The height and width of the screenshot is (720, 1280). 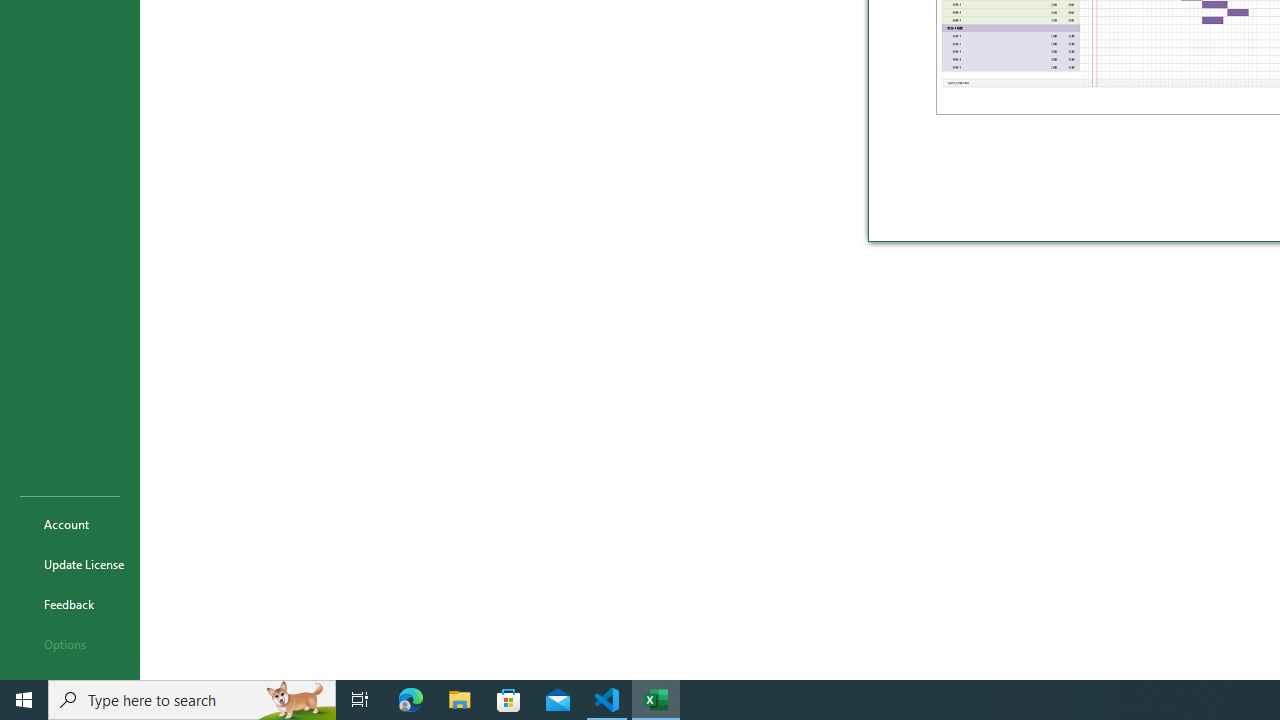 What do you see at coordinates (192, 698) in the screenshot?
I see `'Type here to search'` at bounding box center [192, 698].